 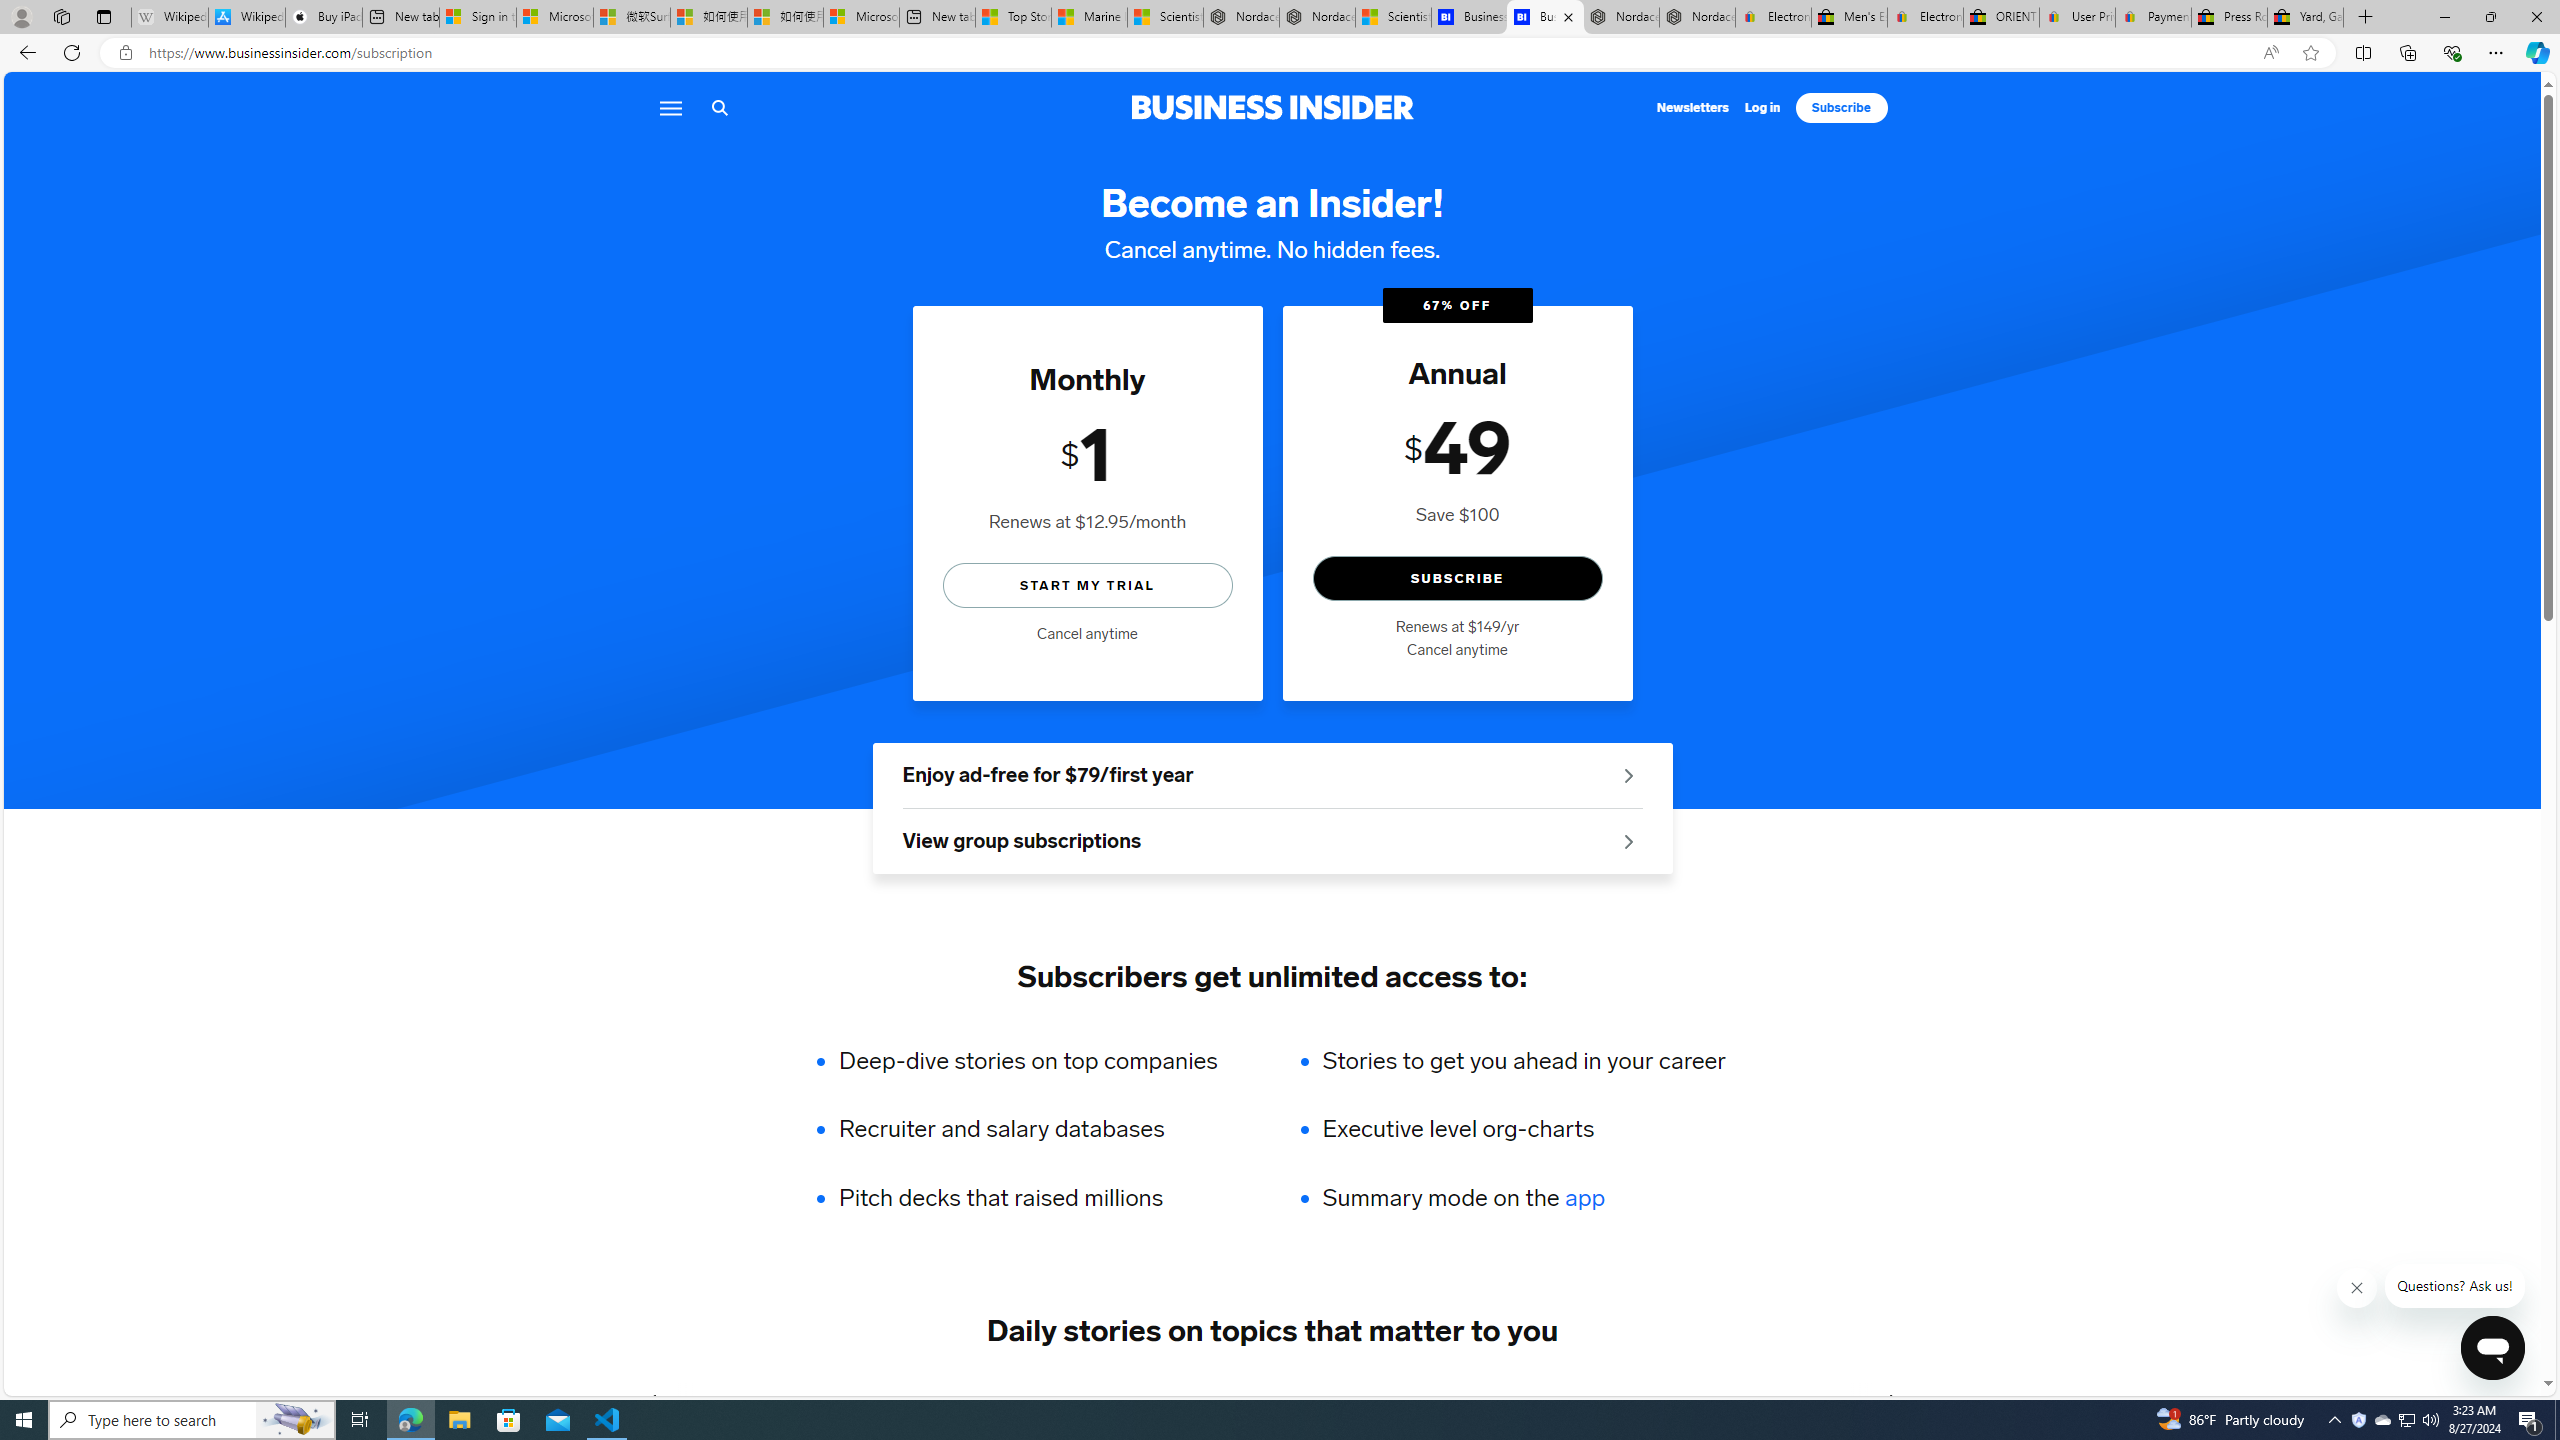 What do you see at coordinates (1627, 840) in the screenshot?
I see `'See group offers'` at bounding box center [1627, 840].